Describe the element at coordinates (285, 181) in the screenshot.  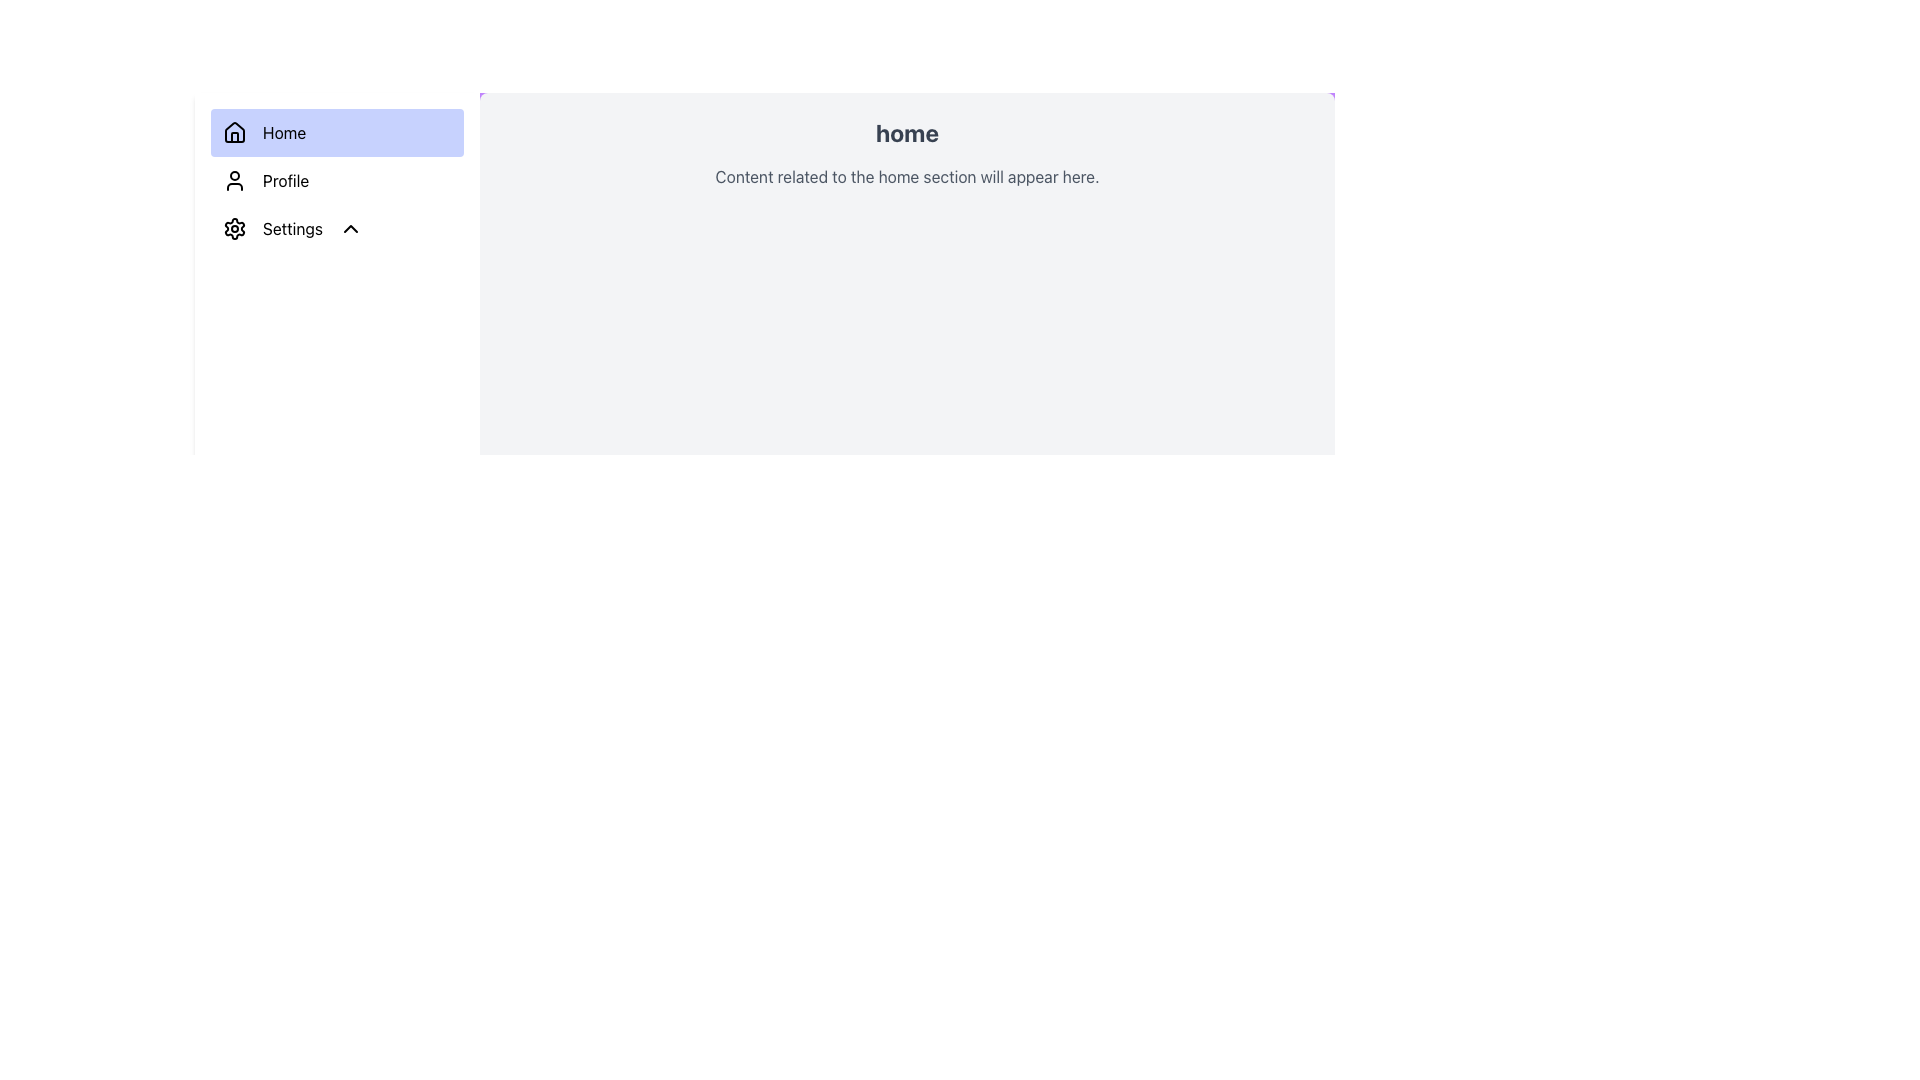
I see `the 'Profile' label in the sidebar menu, which is the second item after 'Home' and before 'Settings', displaying in black font and aligned with a user silhouette icon` at that location.